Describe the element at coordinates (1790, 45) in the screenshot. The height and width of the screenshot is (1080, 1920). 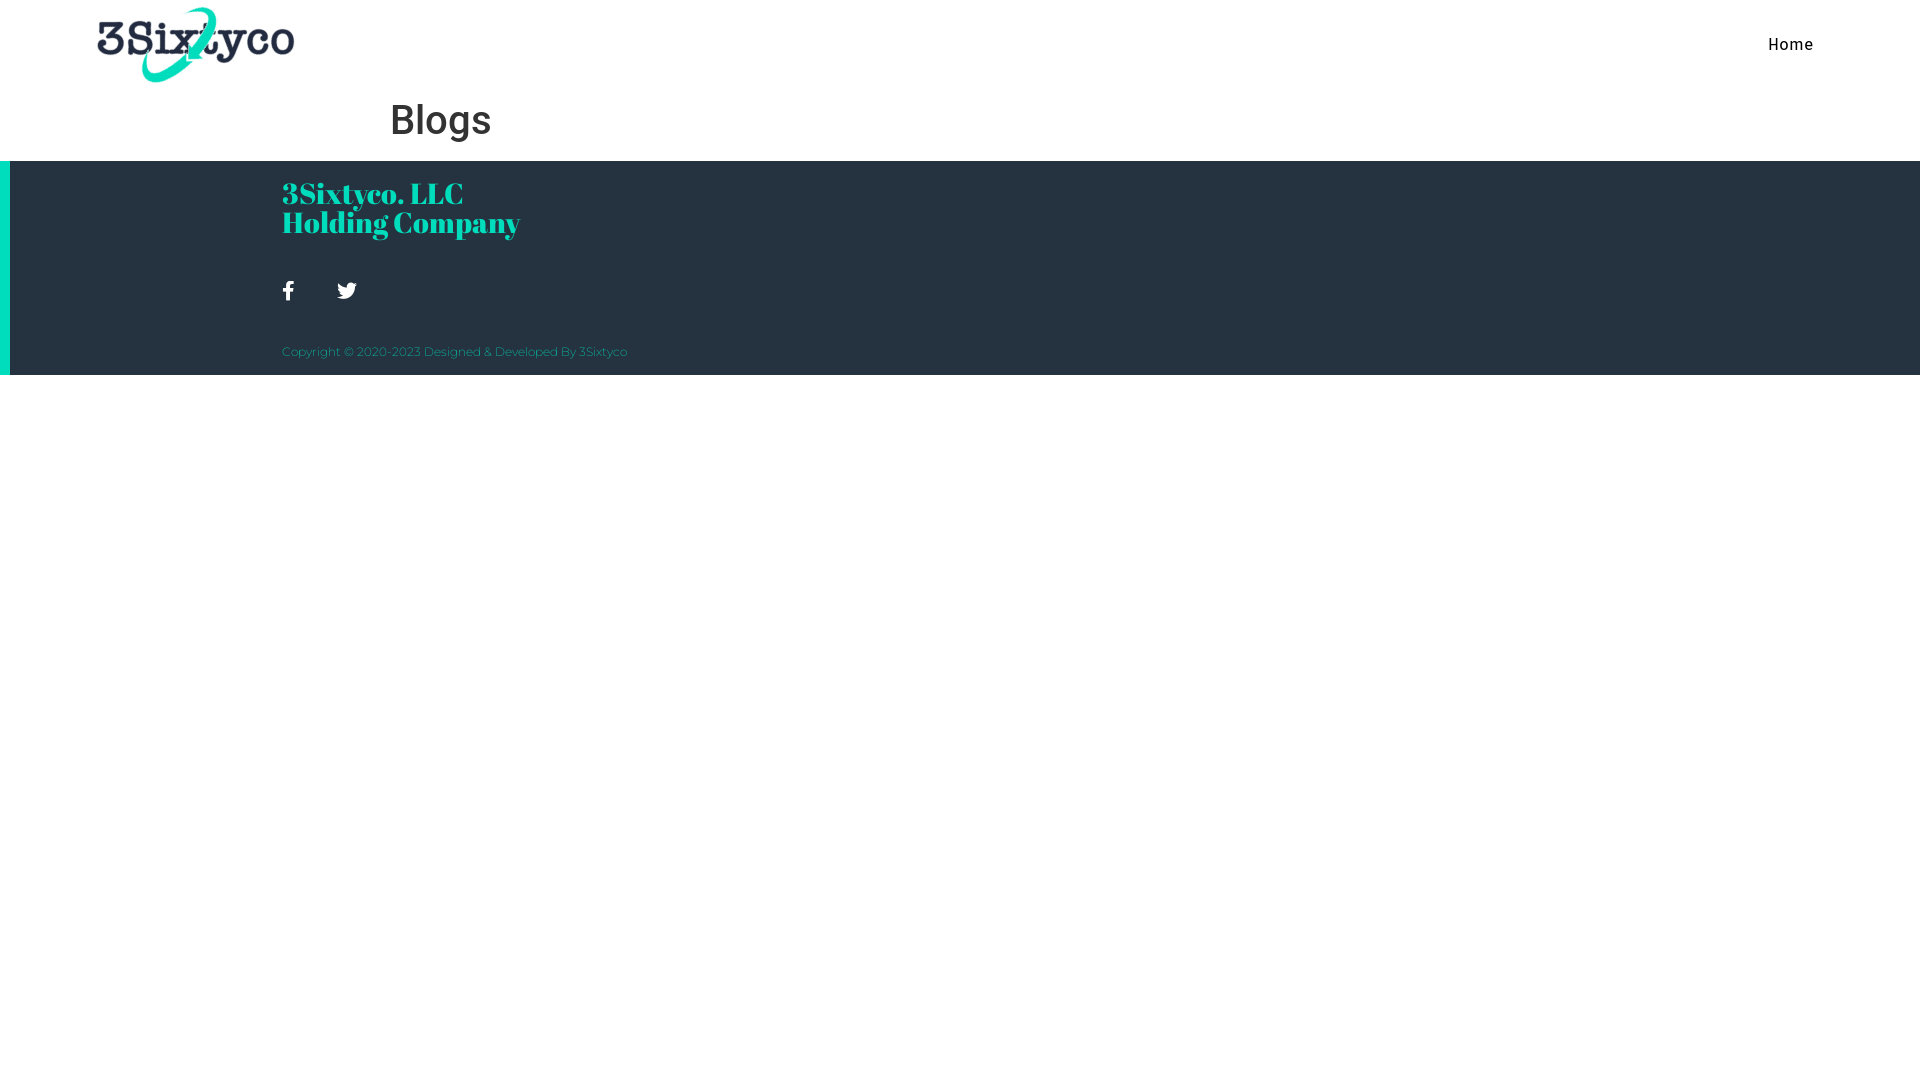
I see `'Home'` at that location.